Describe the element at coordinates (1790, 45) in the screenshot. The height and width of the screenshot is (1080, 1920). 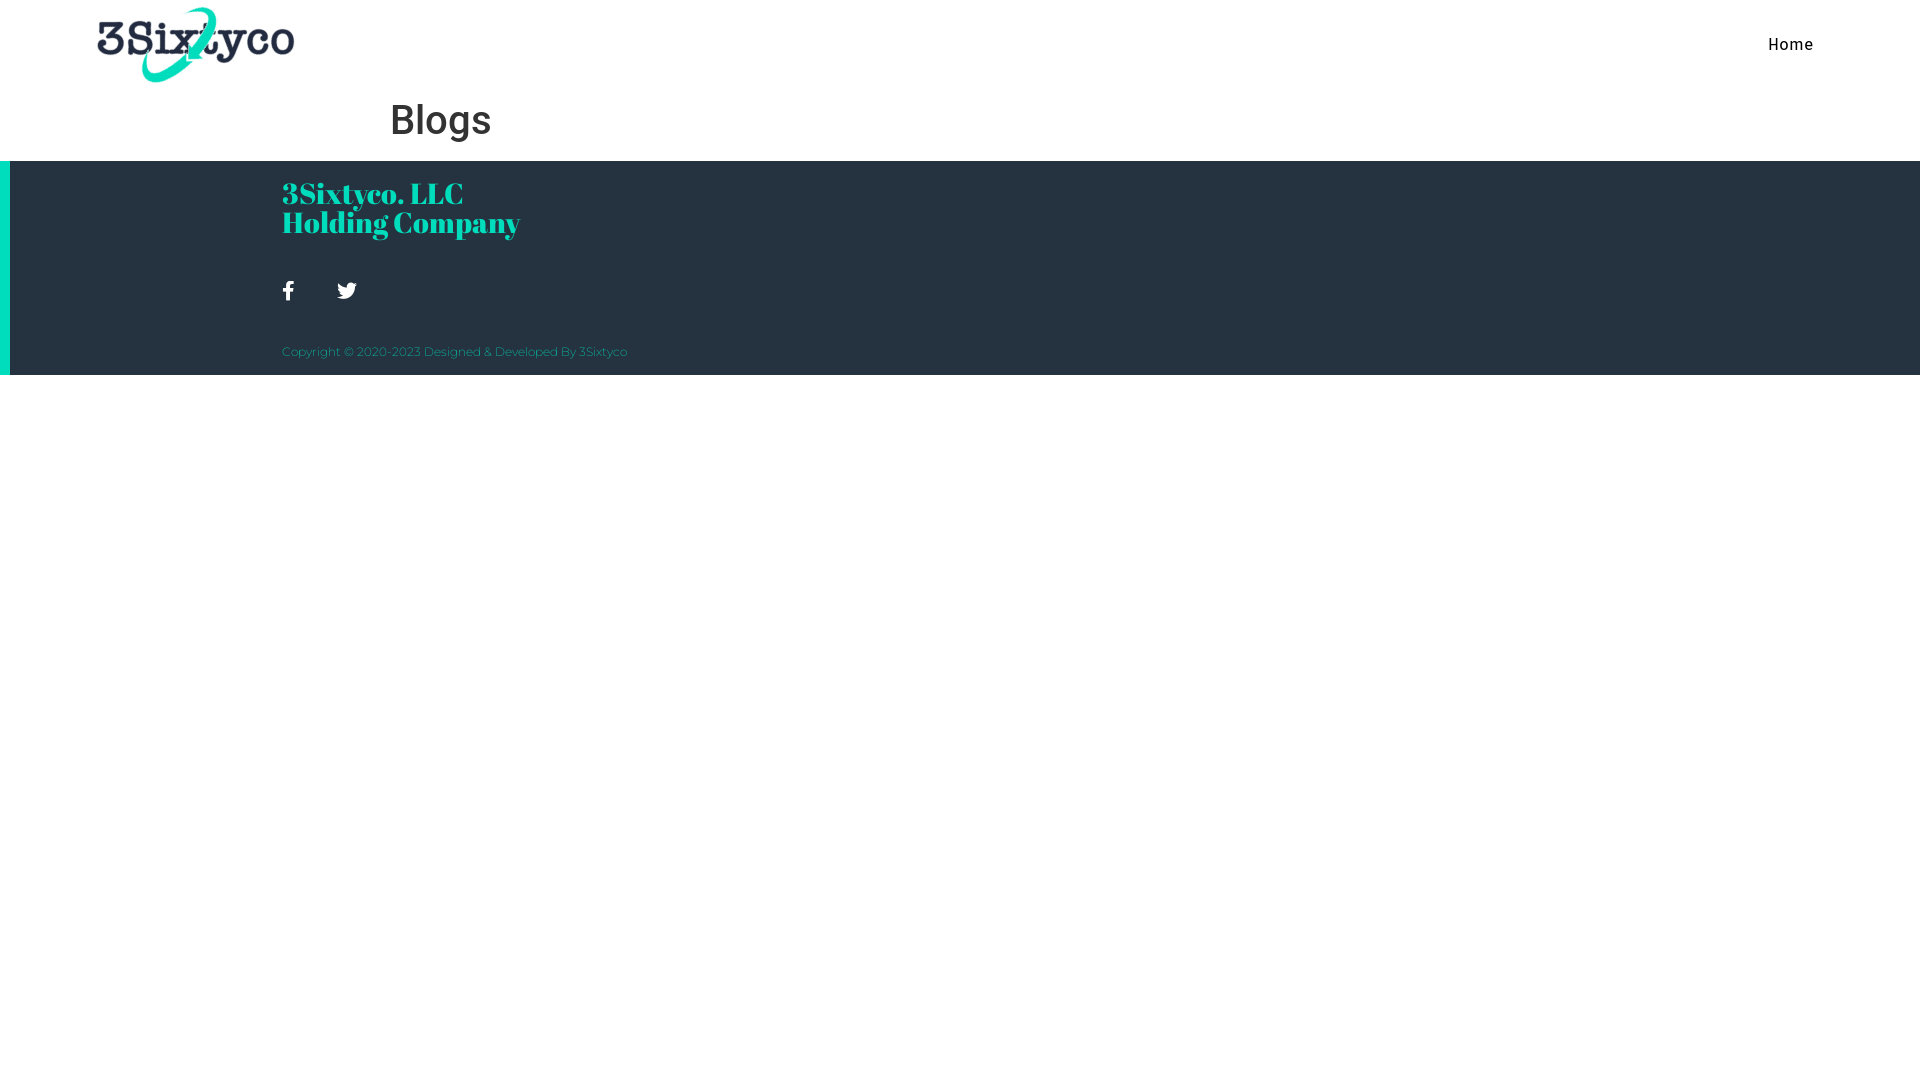
I see `'Home'` at that location.